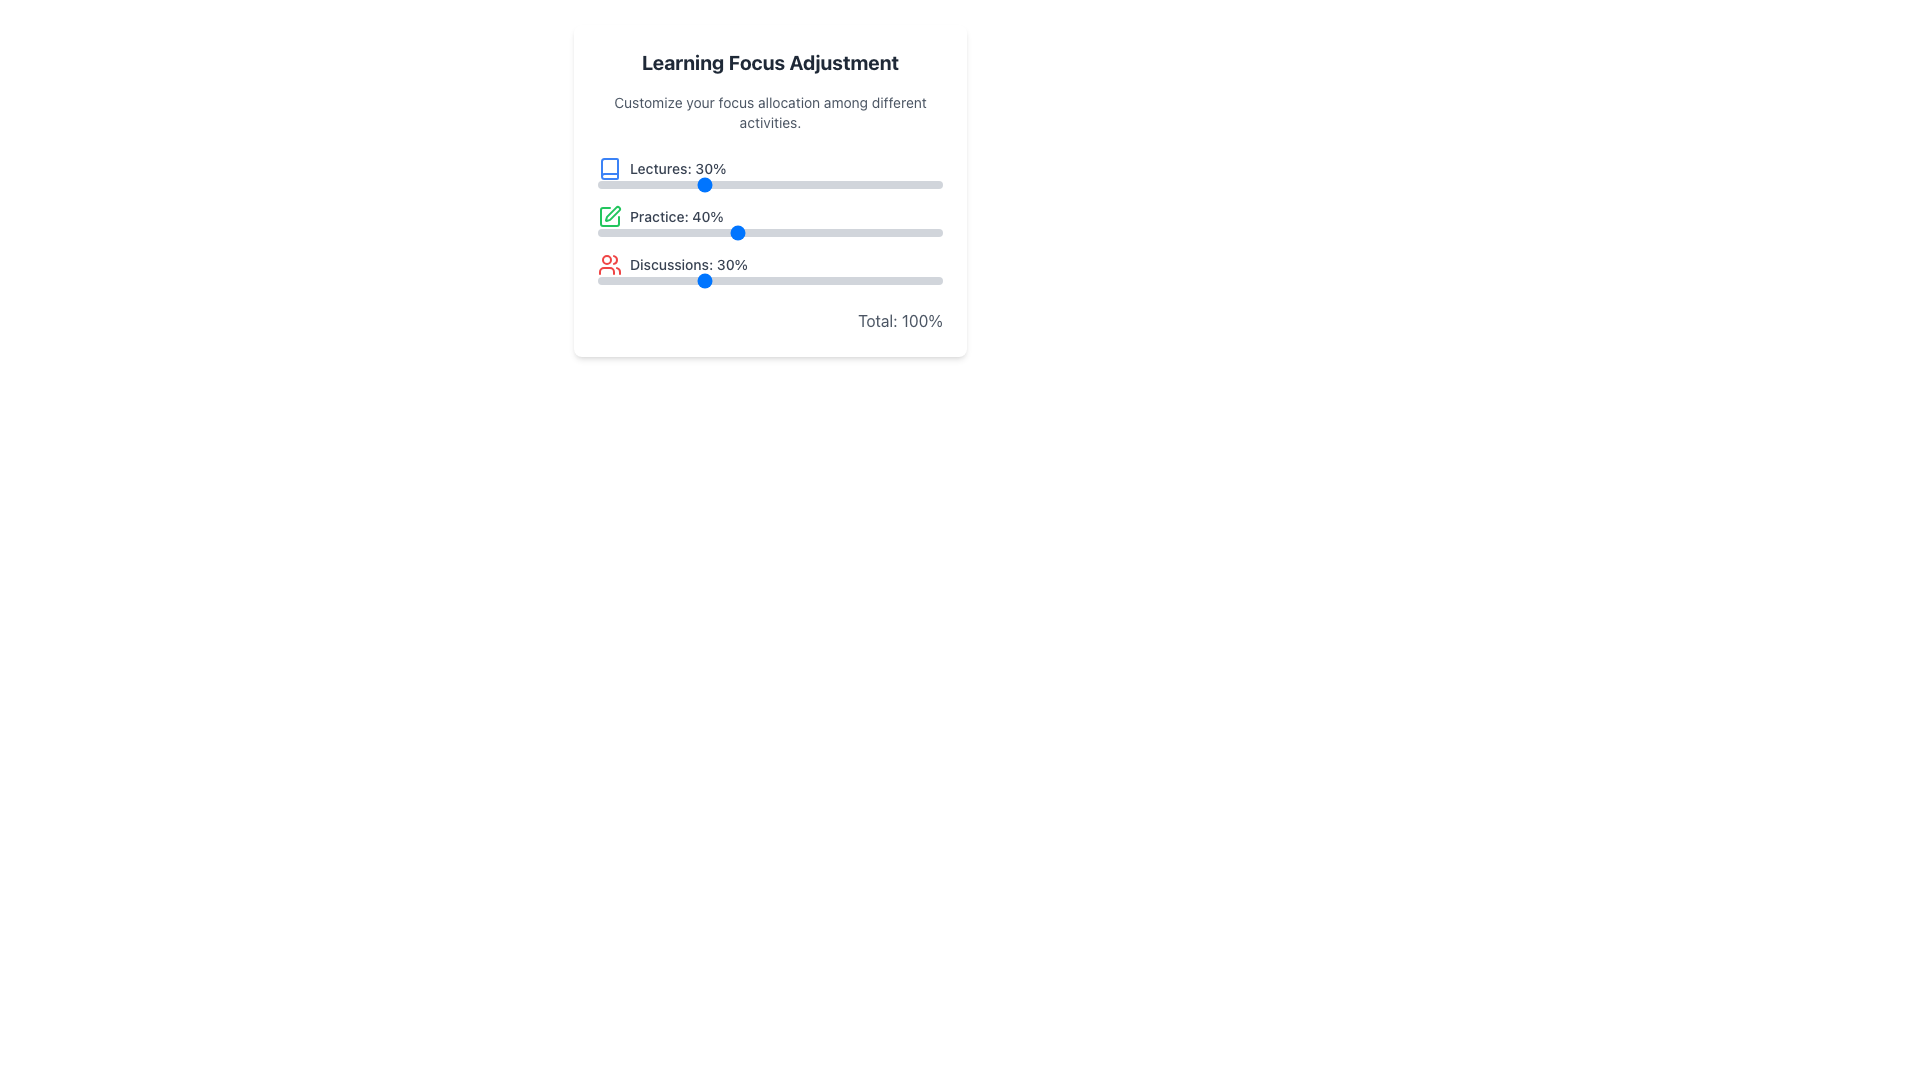 The image size is (1920, 1080). I want to click on the 'Lectures' category composite UI element, which includes a label, icon, and progress bar, so click(769, 172).